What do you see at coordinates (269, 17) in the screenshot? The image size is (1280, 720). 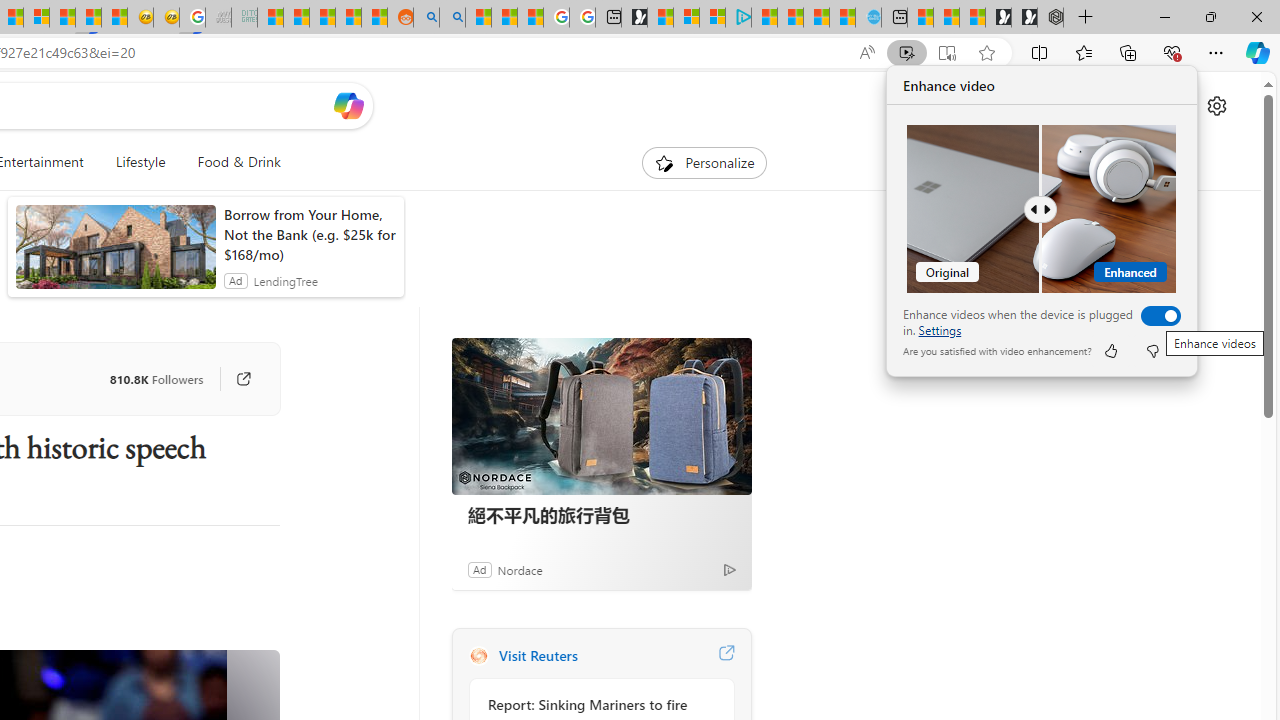 I see `'MSNBC - MSN'` at bounding box center [269, 17].